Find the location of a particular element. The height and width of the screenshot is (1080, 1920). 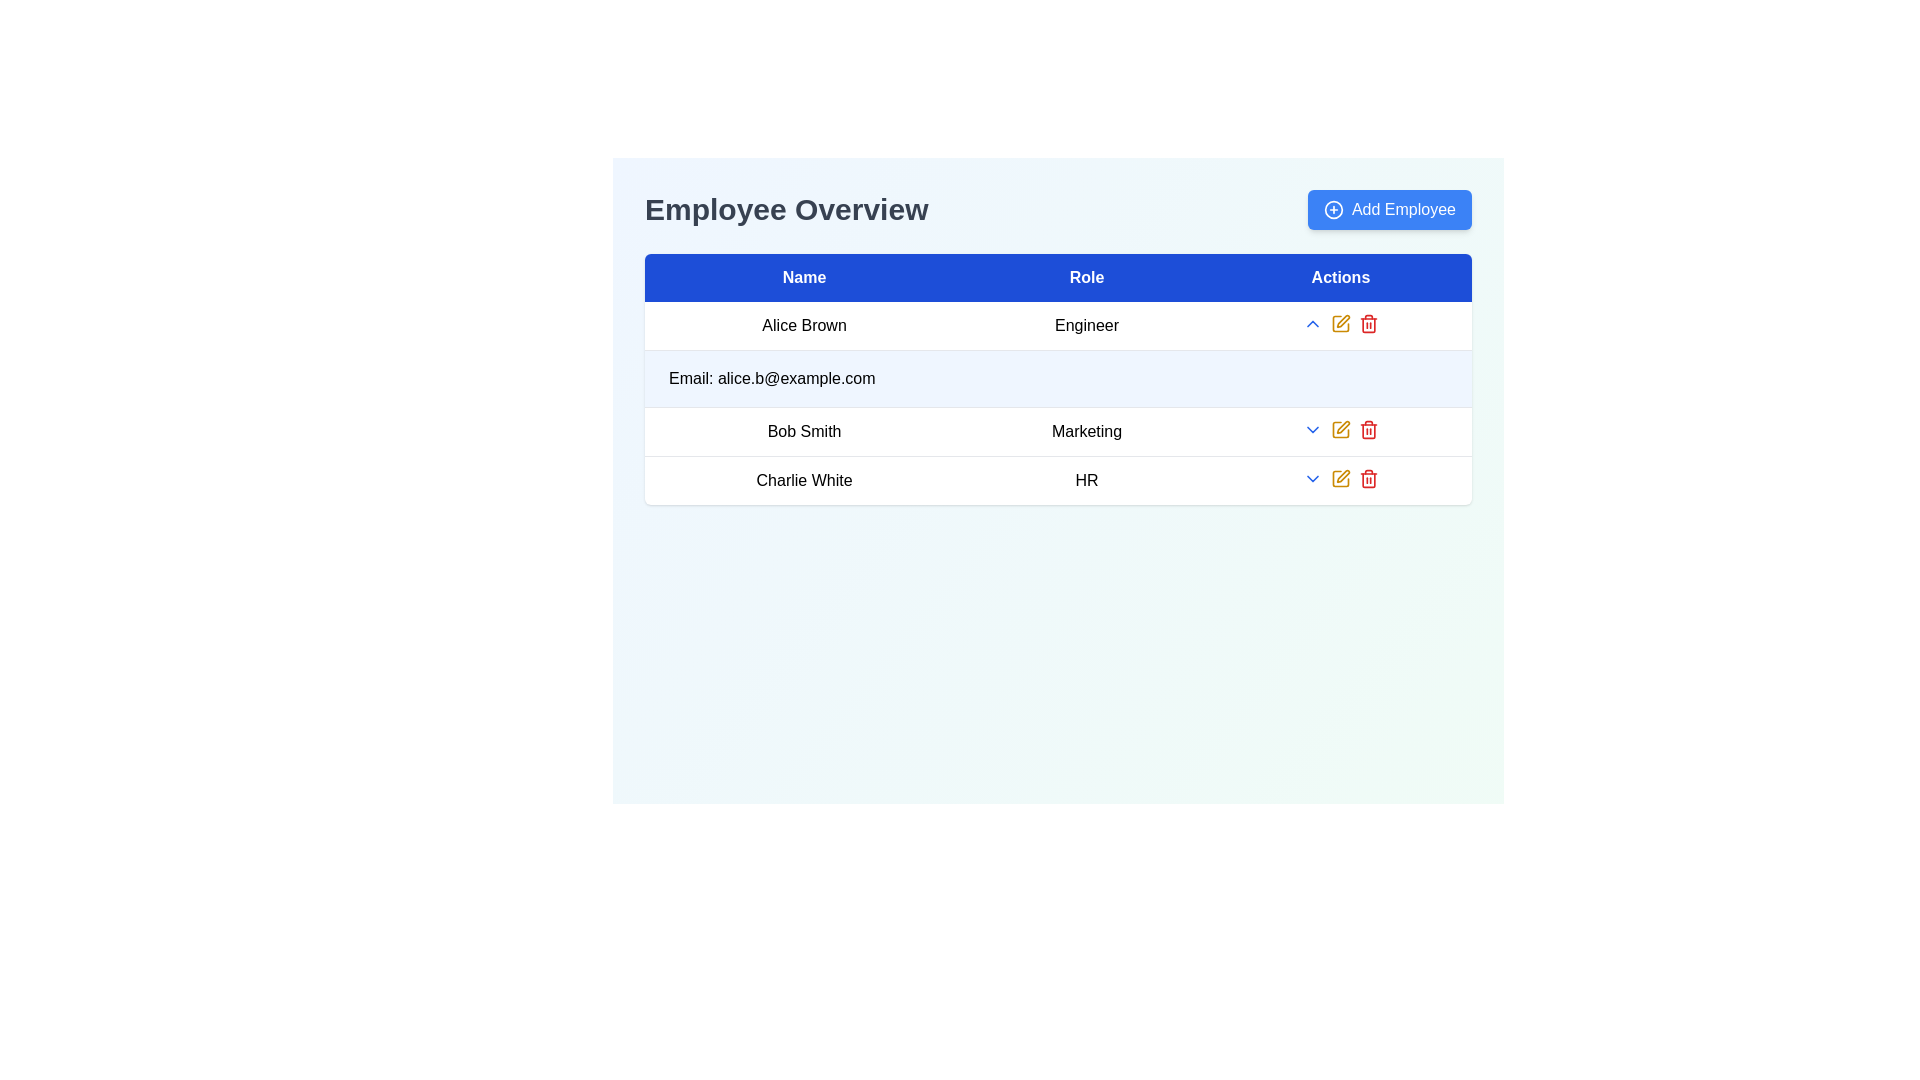

the small yellow pen icon in the 'Actions' column of the 'Bob Smith' row in the employee list table is located at coordinates (1340, 428).